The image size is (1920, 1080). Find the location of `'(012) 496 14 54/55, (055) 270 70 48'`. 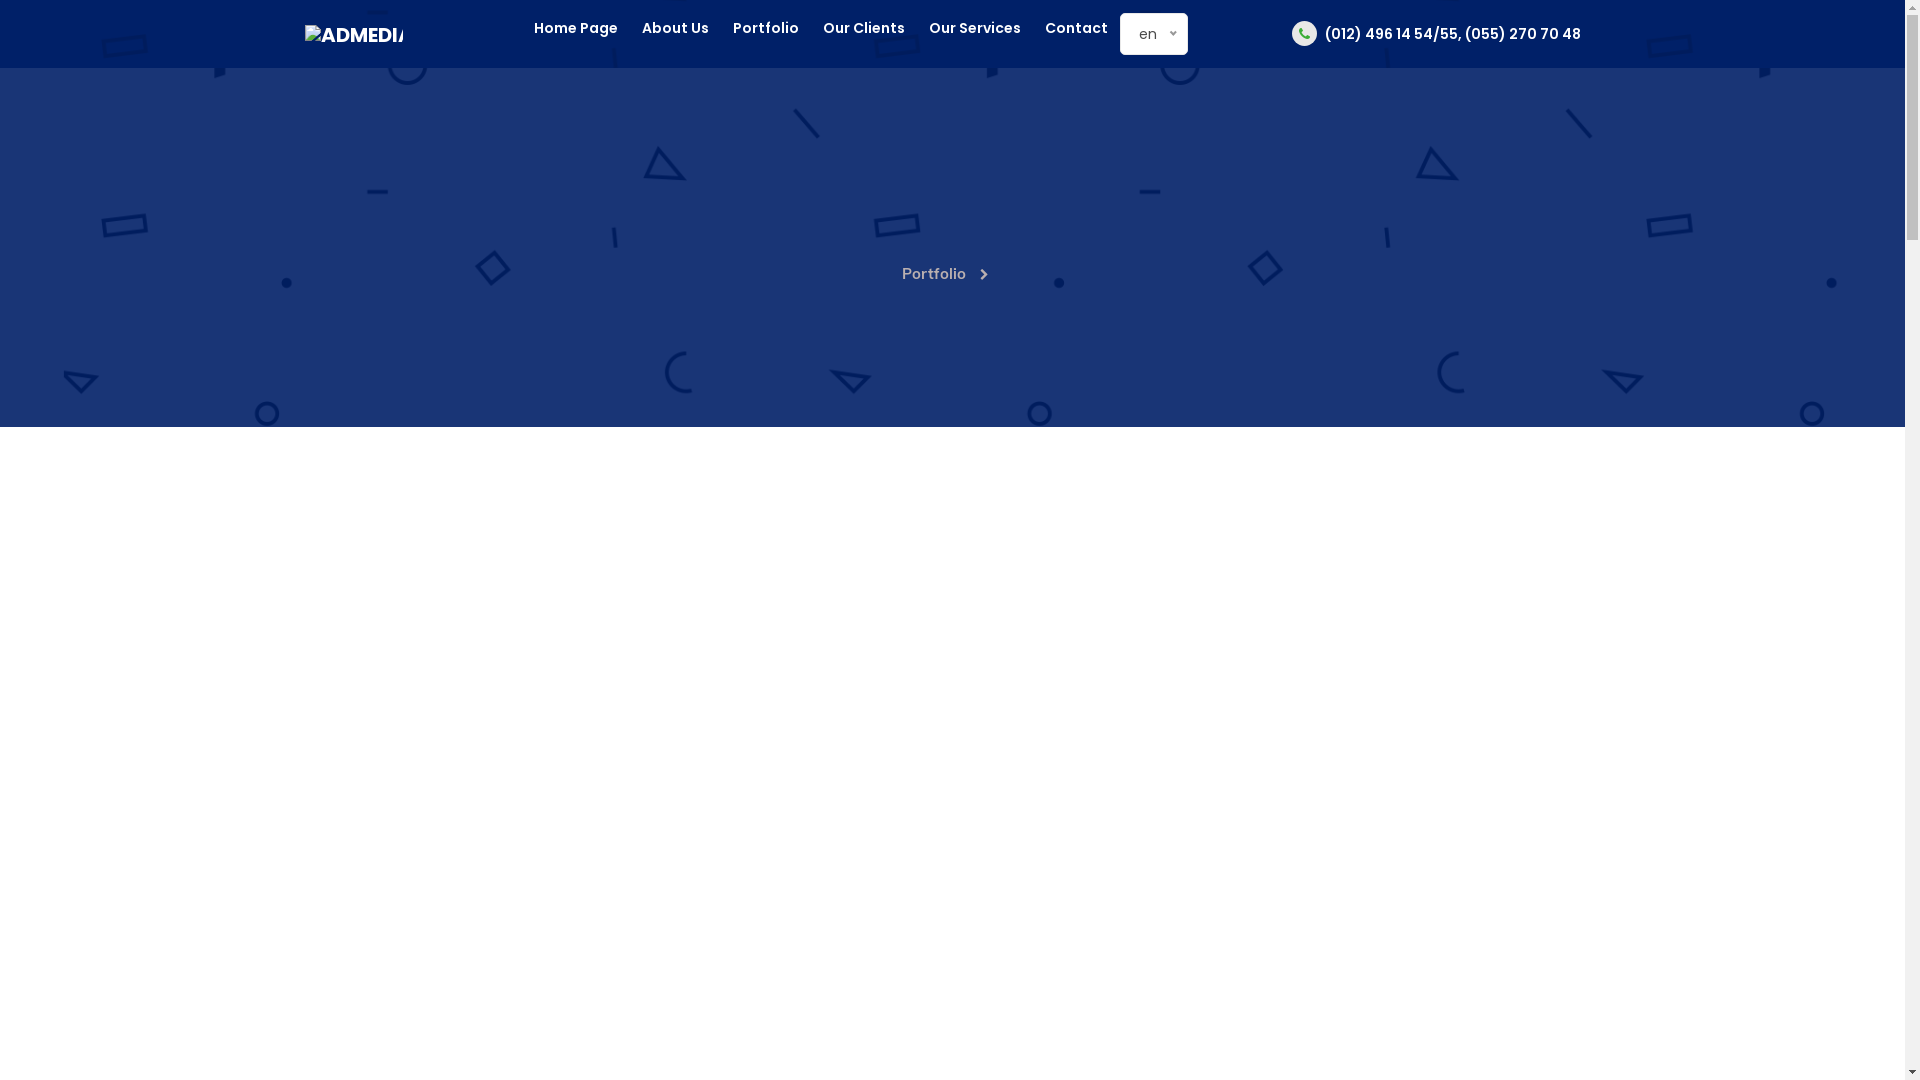

'(012) 496 14 54/55, (055) 270 70 48' is located at coordinates (1435, 34).